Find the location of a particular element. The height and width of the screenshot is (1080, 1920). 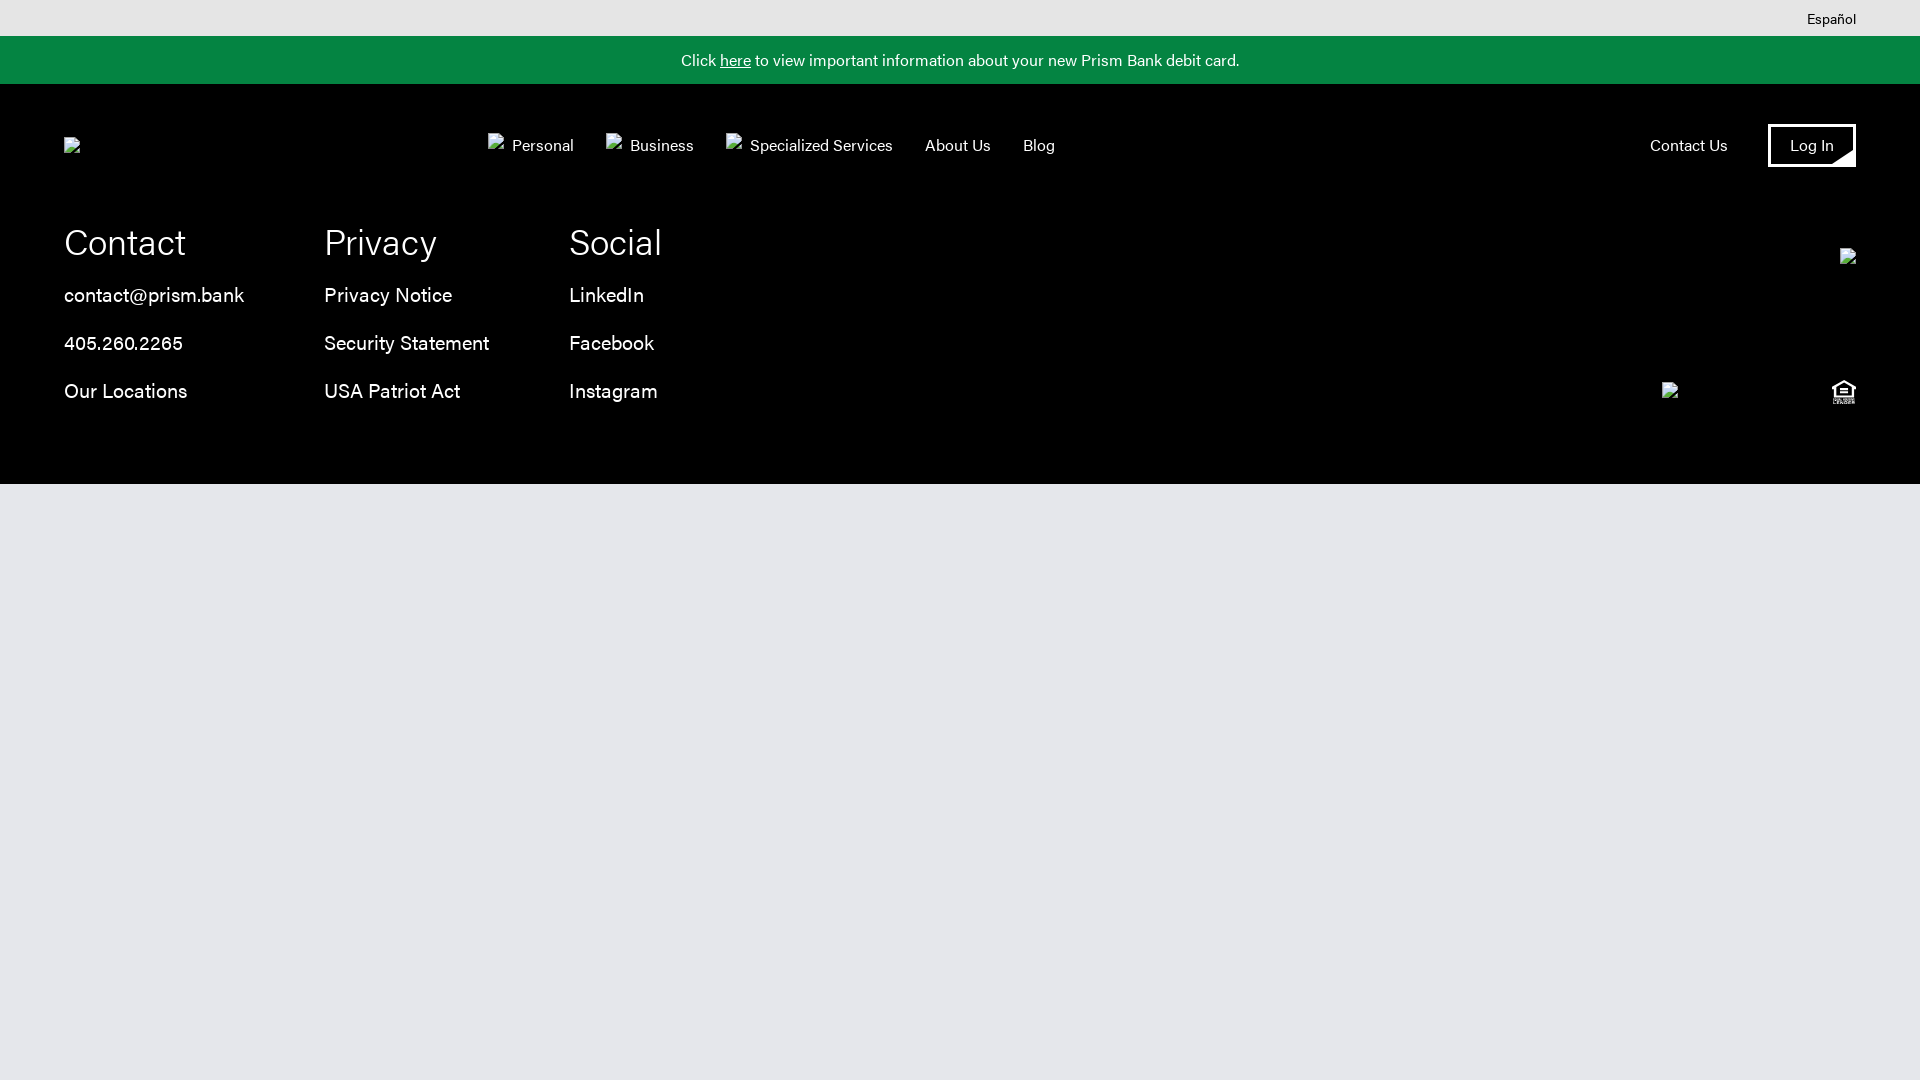

'Privacy Notice' is located at coordinates (388, 293).